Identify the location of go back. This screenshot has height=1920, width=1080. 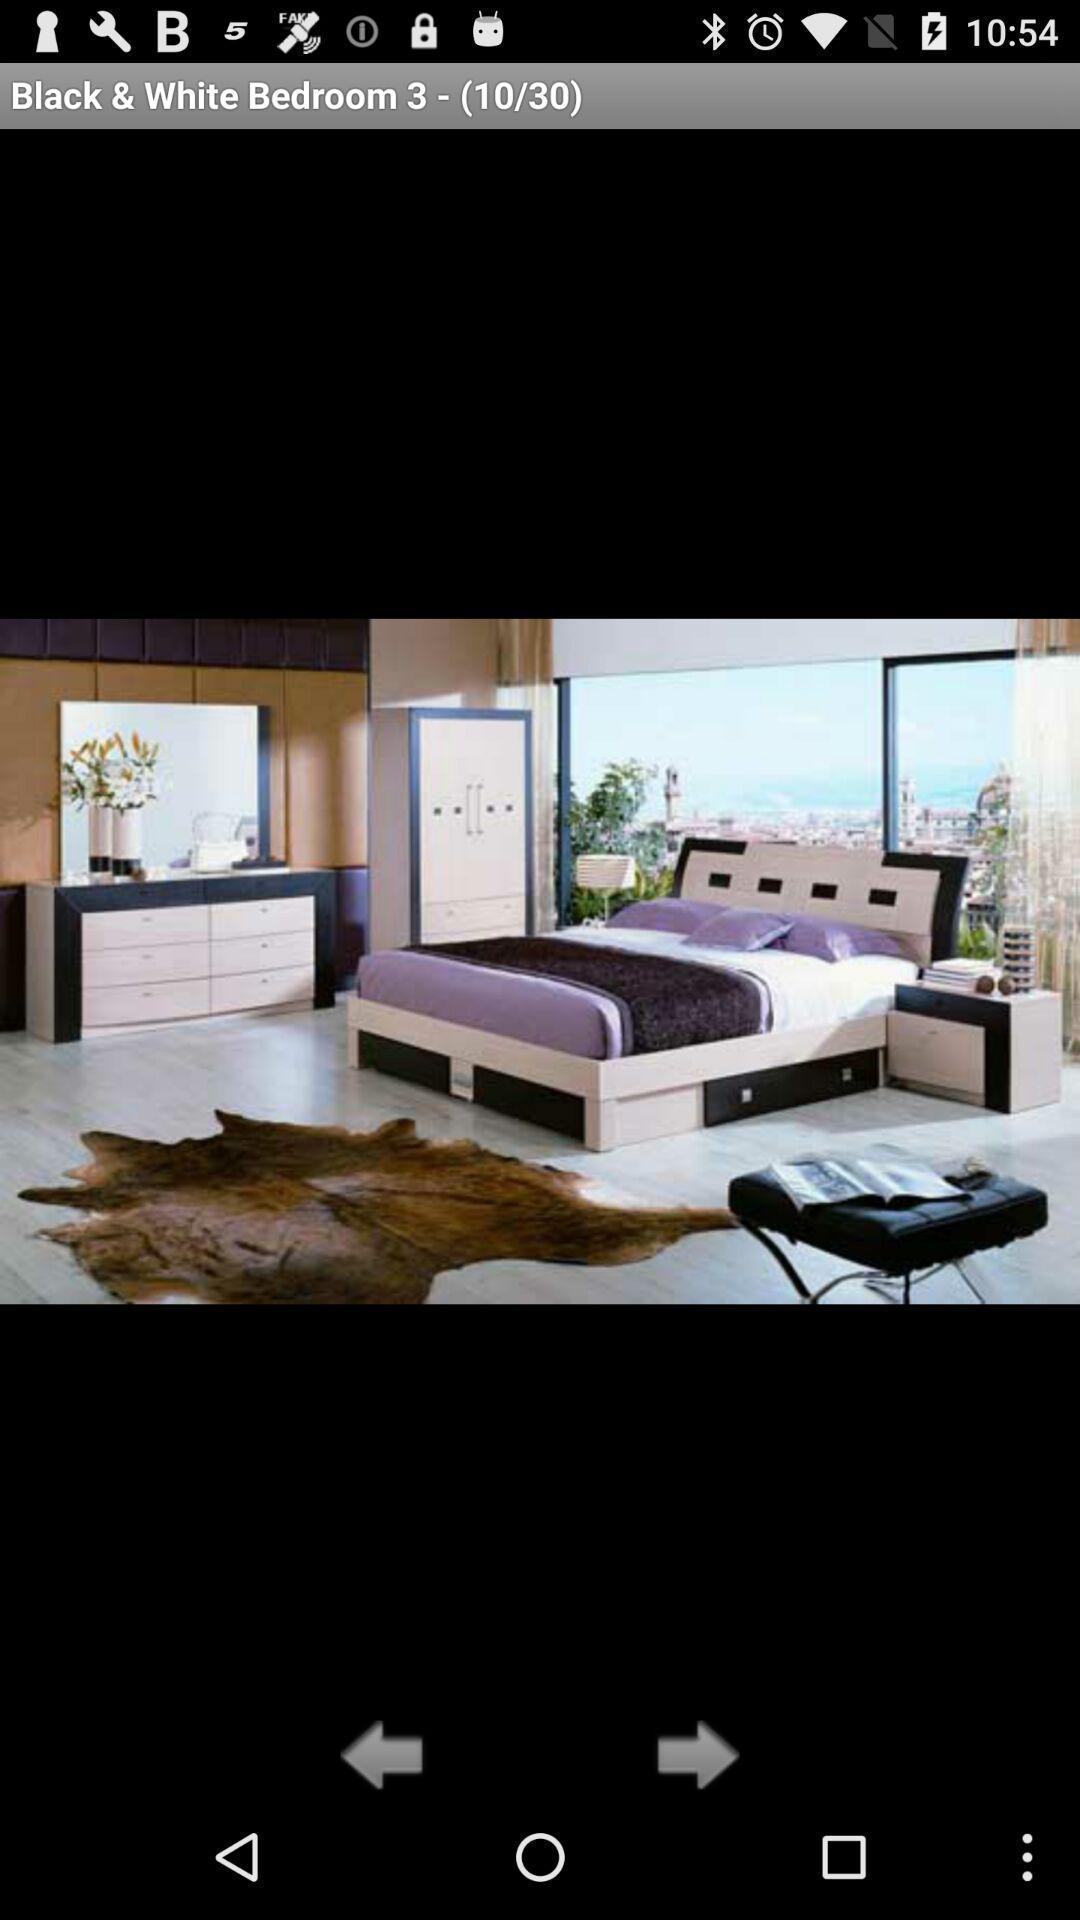
(387, 1756).